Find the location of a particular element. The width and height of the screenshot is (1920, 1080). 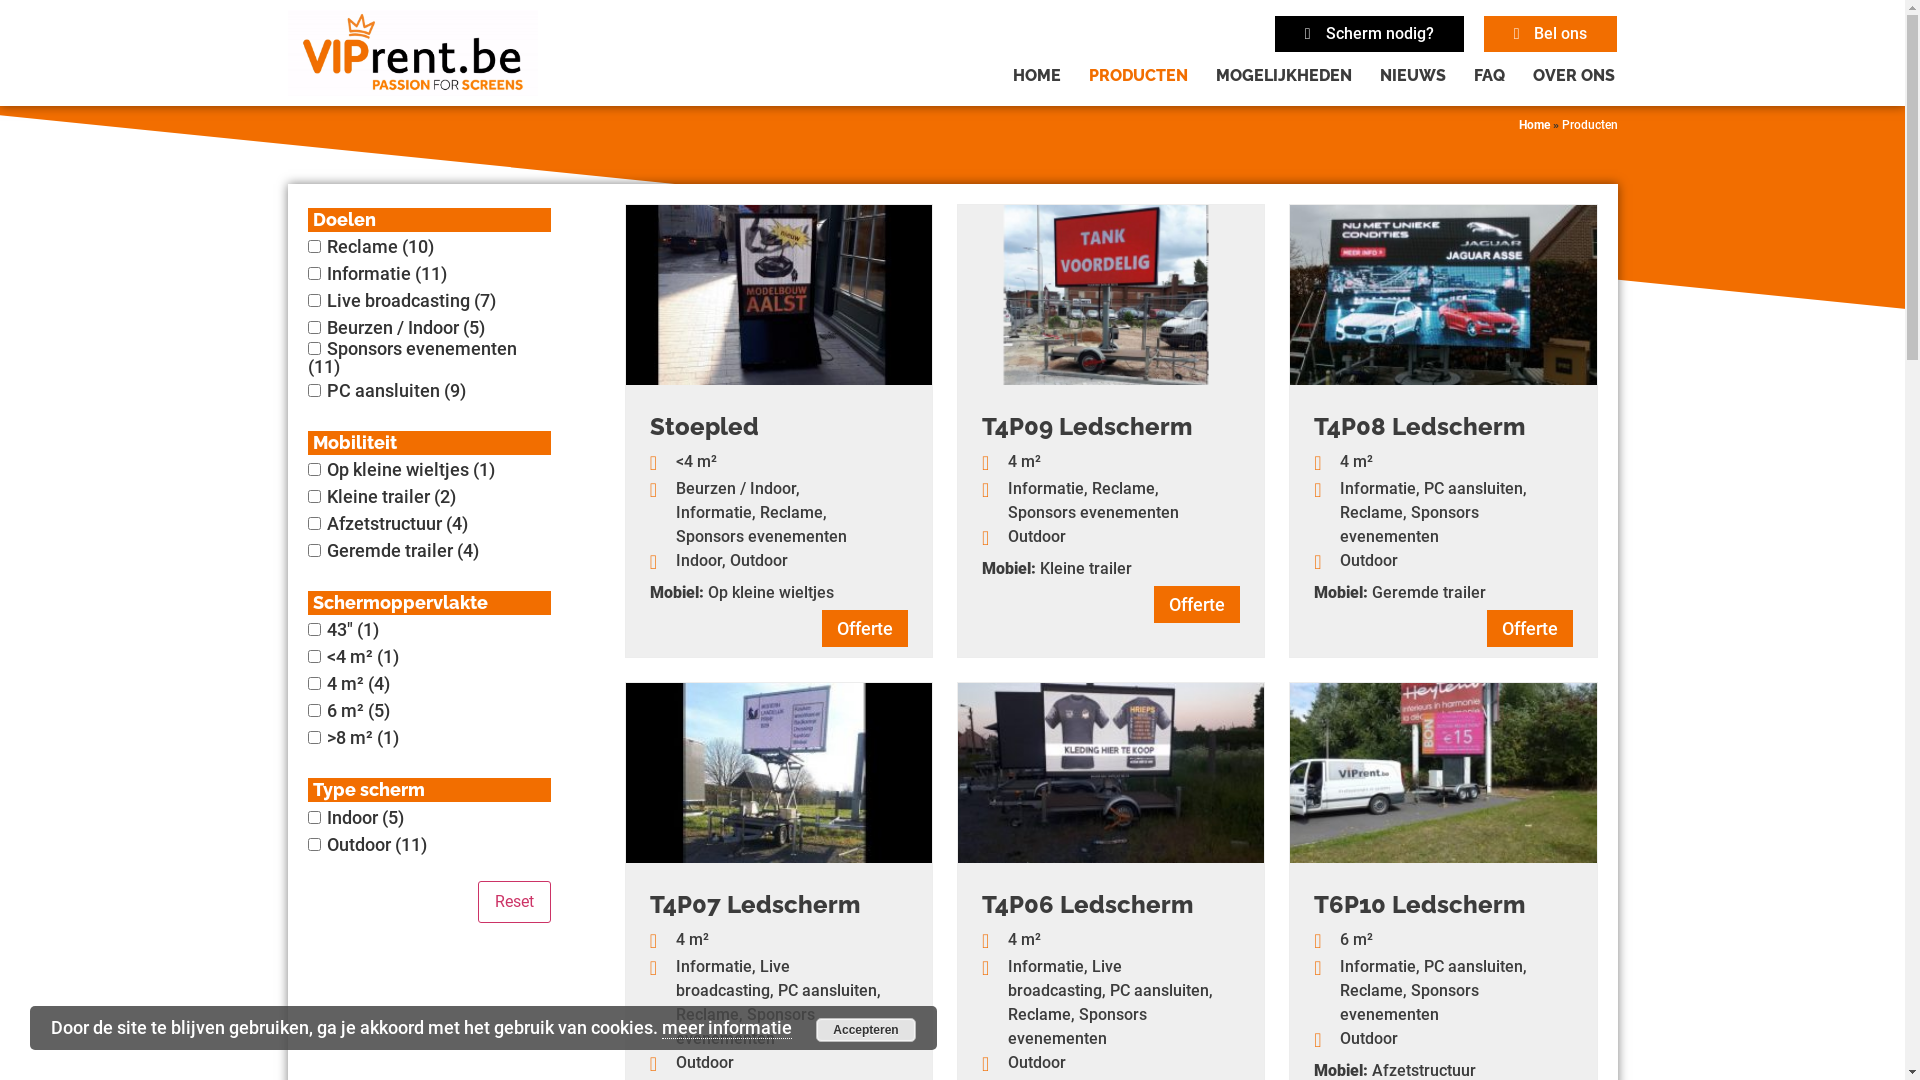

'NIEUWS' is located at coordinates (1376, 75).